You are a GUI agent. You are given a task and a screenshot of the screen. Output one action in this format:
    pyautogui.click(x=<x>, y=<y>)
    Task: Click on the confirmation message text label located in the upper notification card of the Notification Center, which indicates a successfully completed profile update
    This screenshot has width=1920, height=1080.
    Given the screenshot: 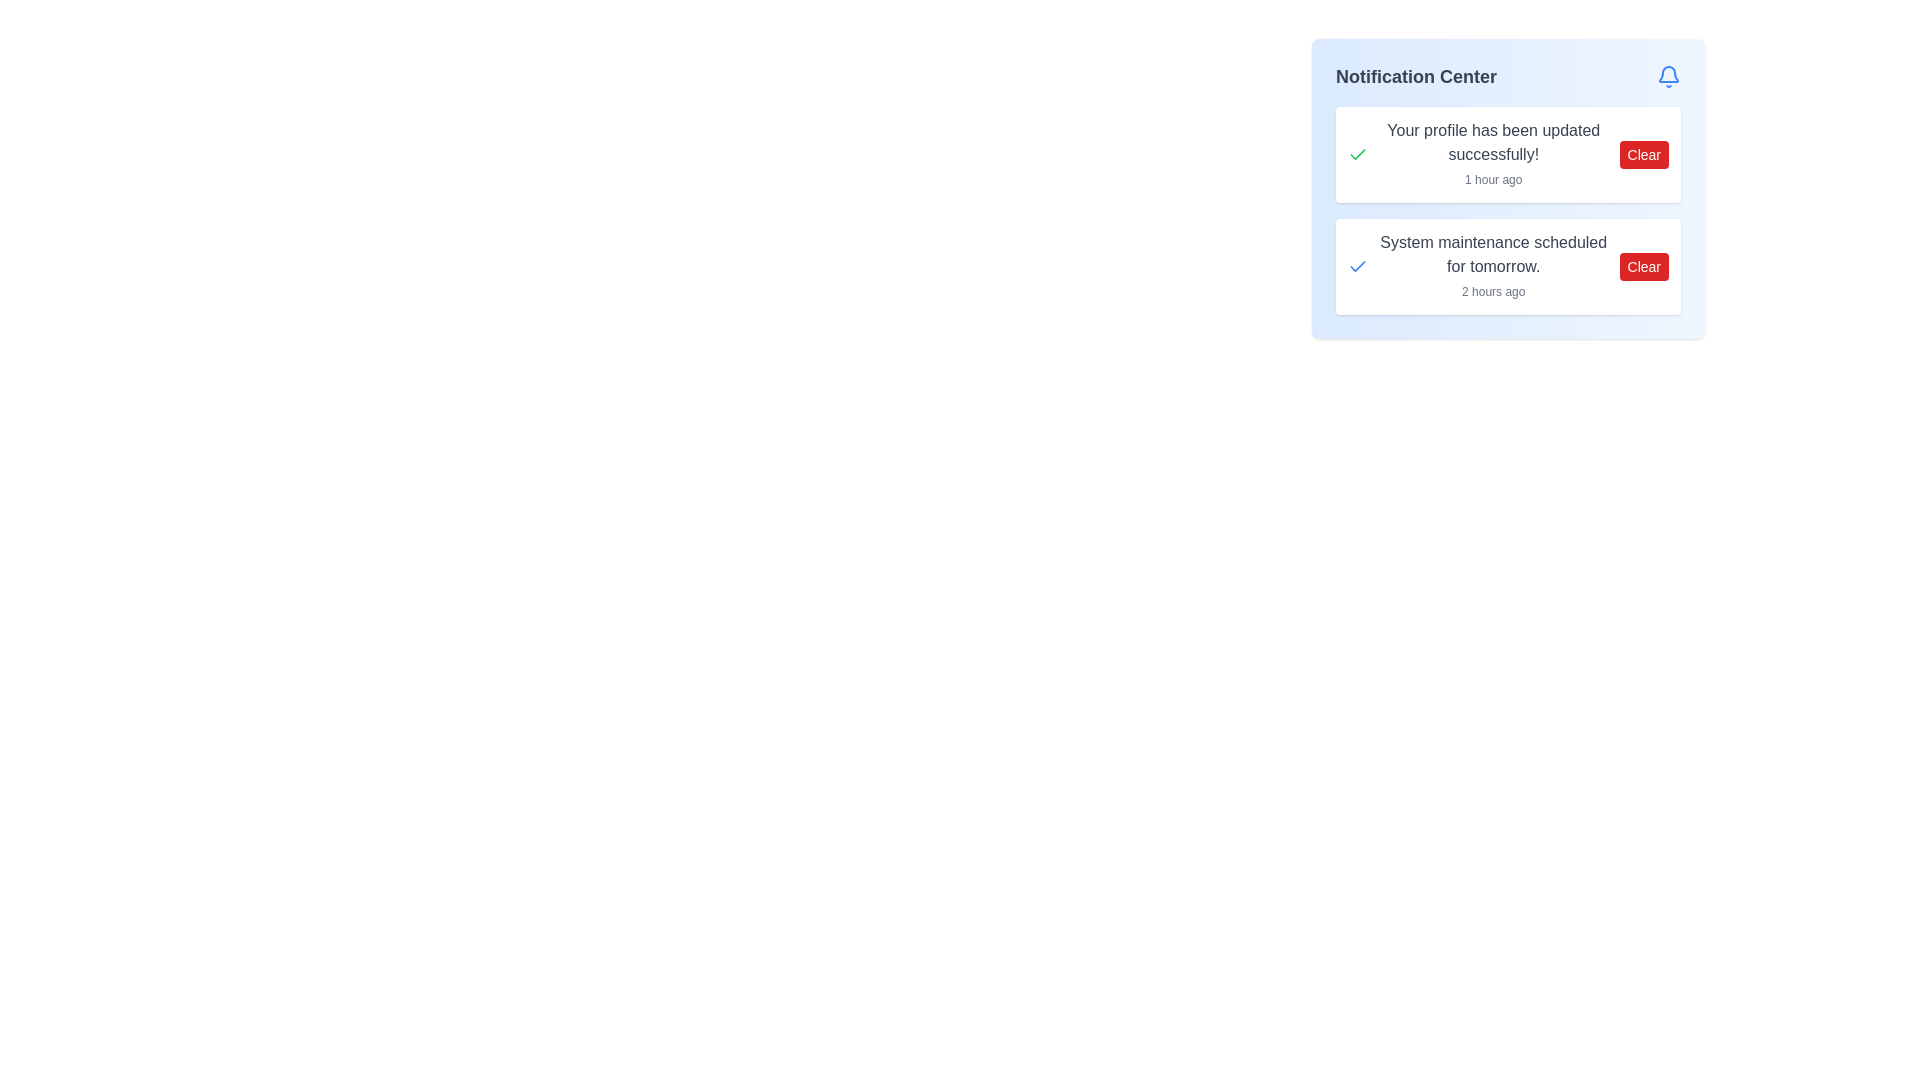 What is the action you would take?
    pyautogui.click(x=1493, y=141)
    